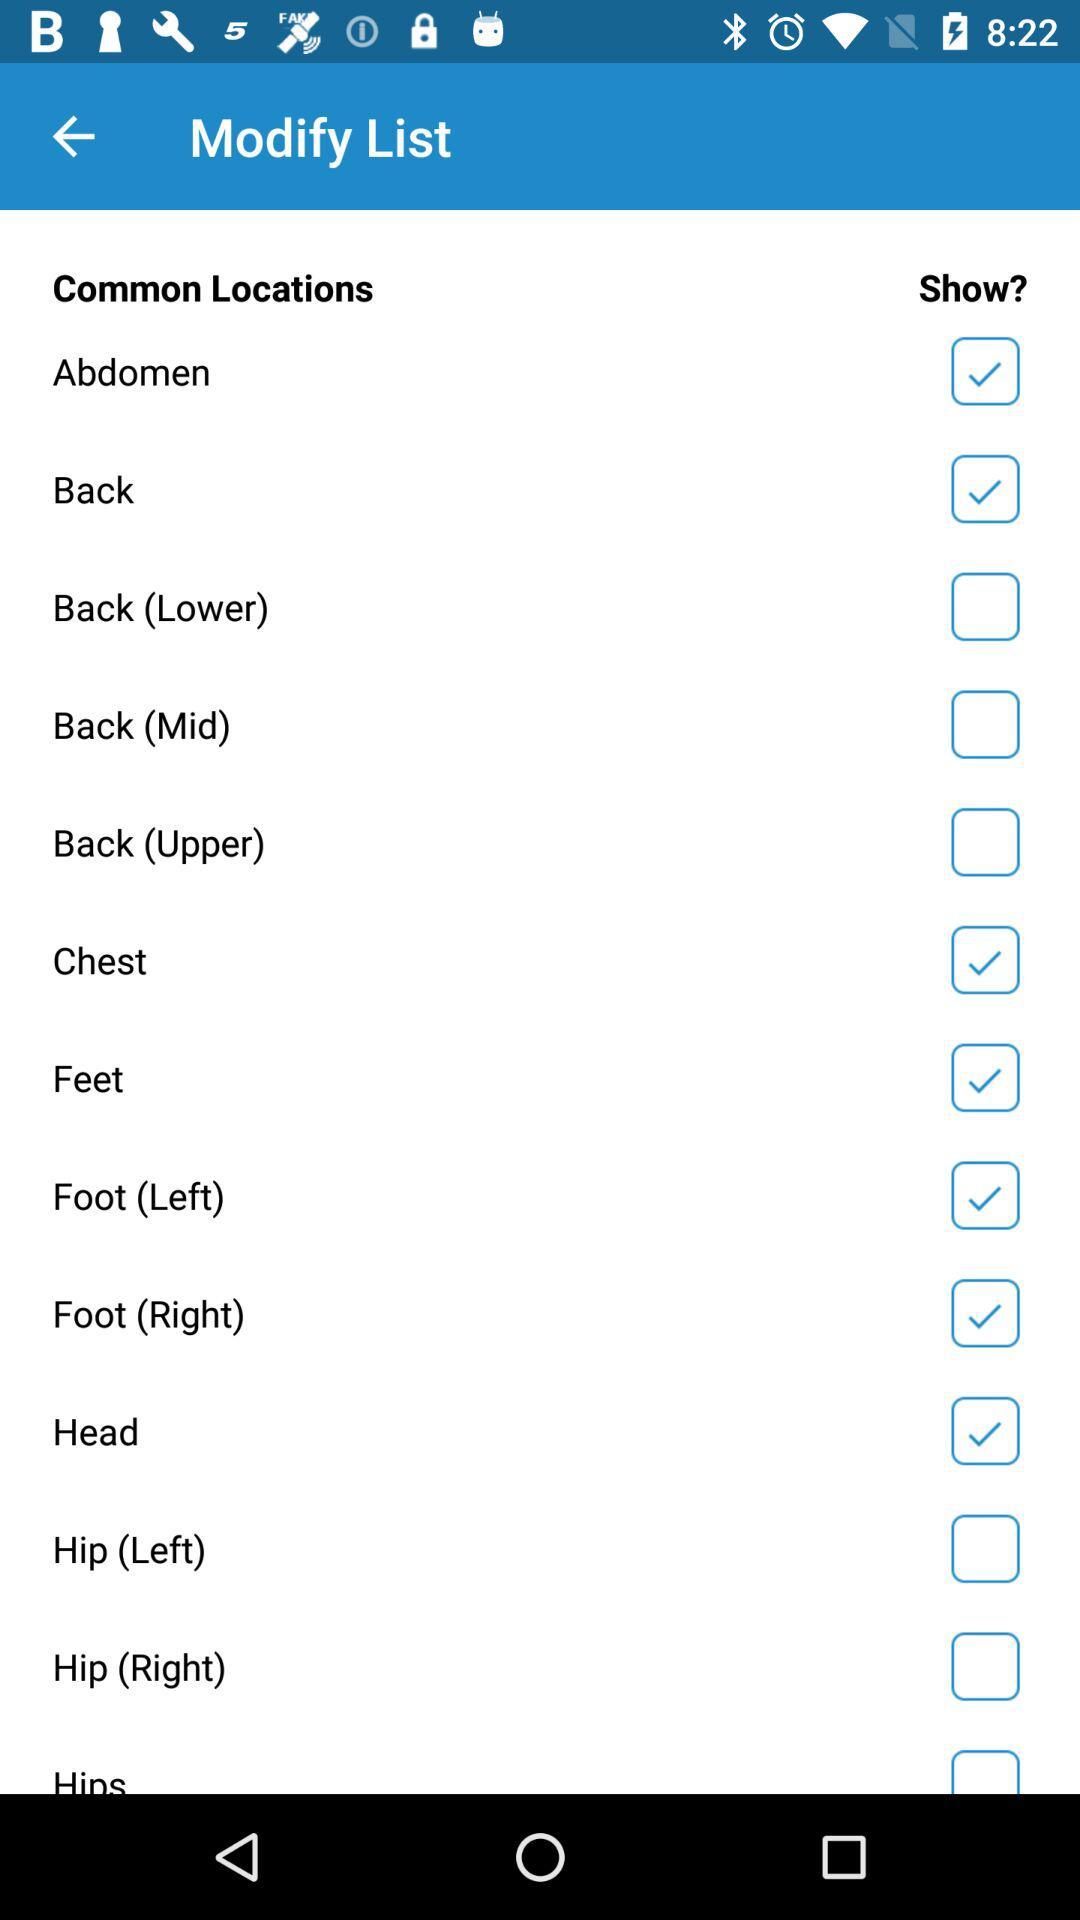  I want to click on check or uncheck hip right, so click(984, 1666).